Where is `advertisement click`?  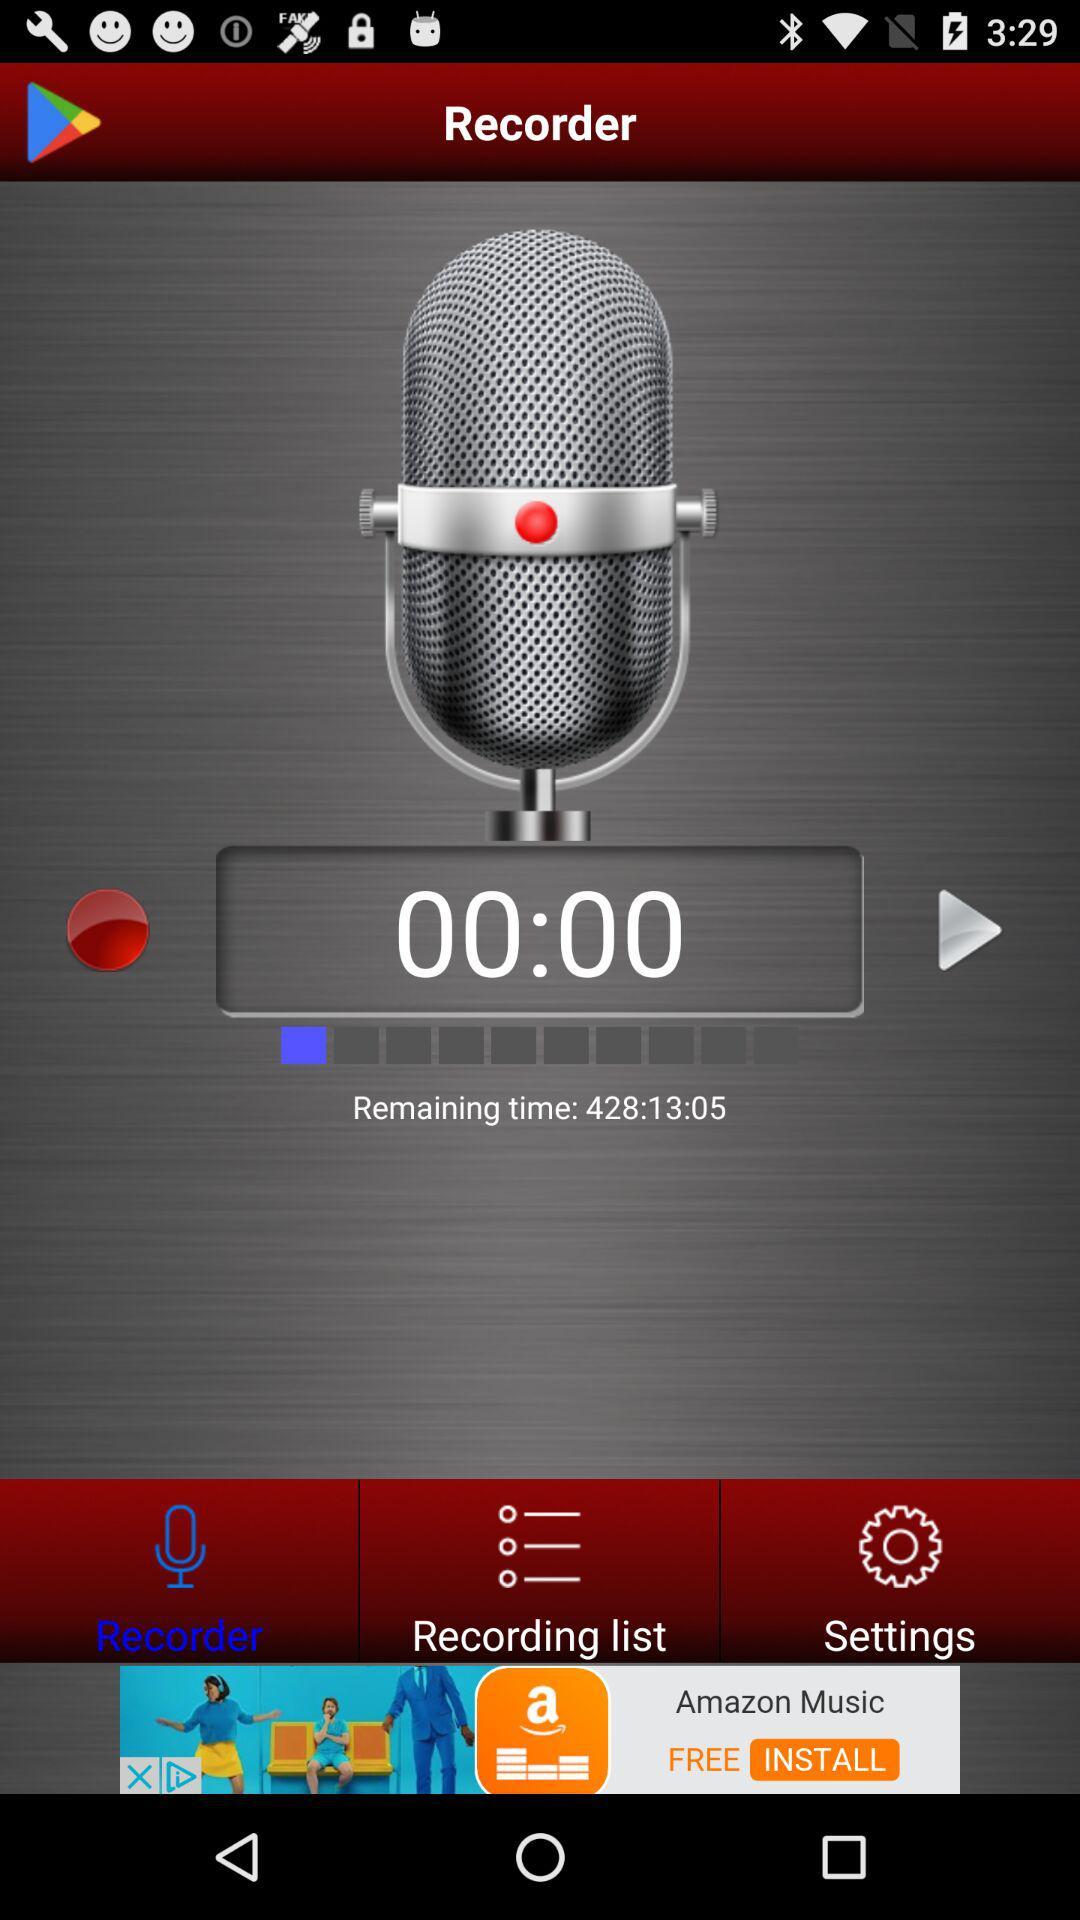
advertisement click is located at coordinates (540, 1727).